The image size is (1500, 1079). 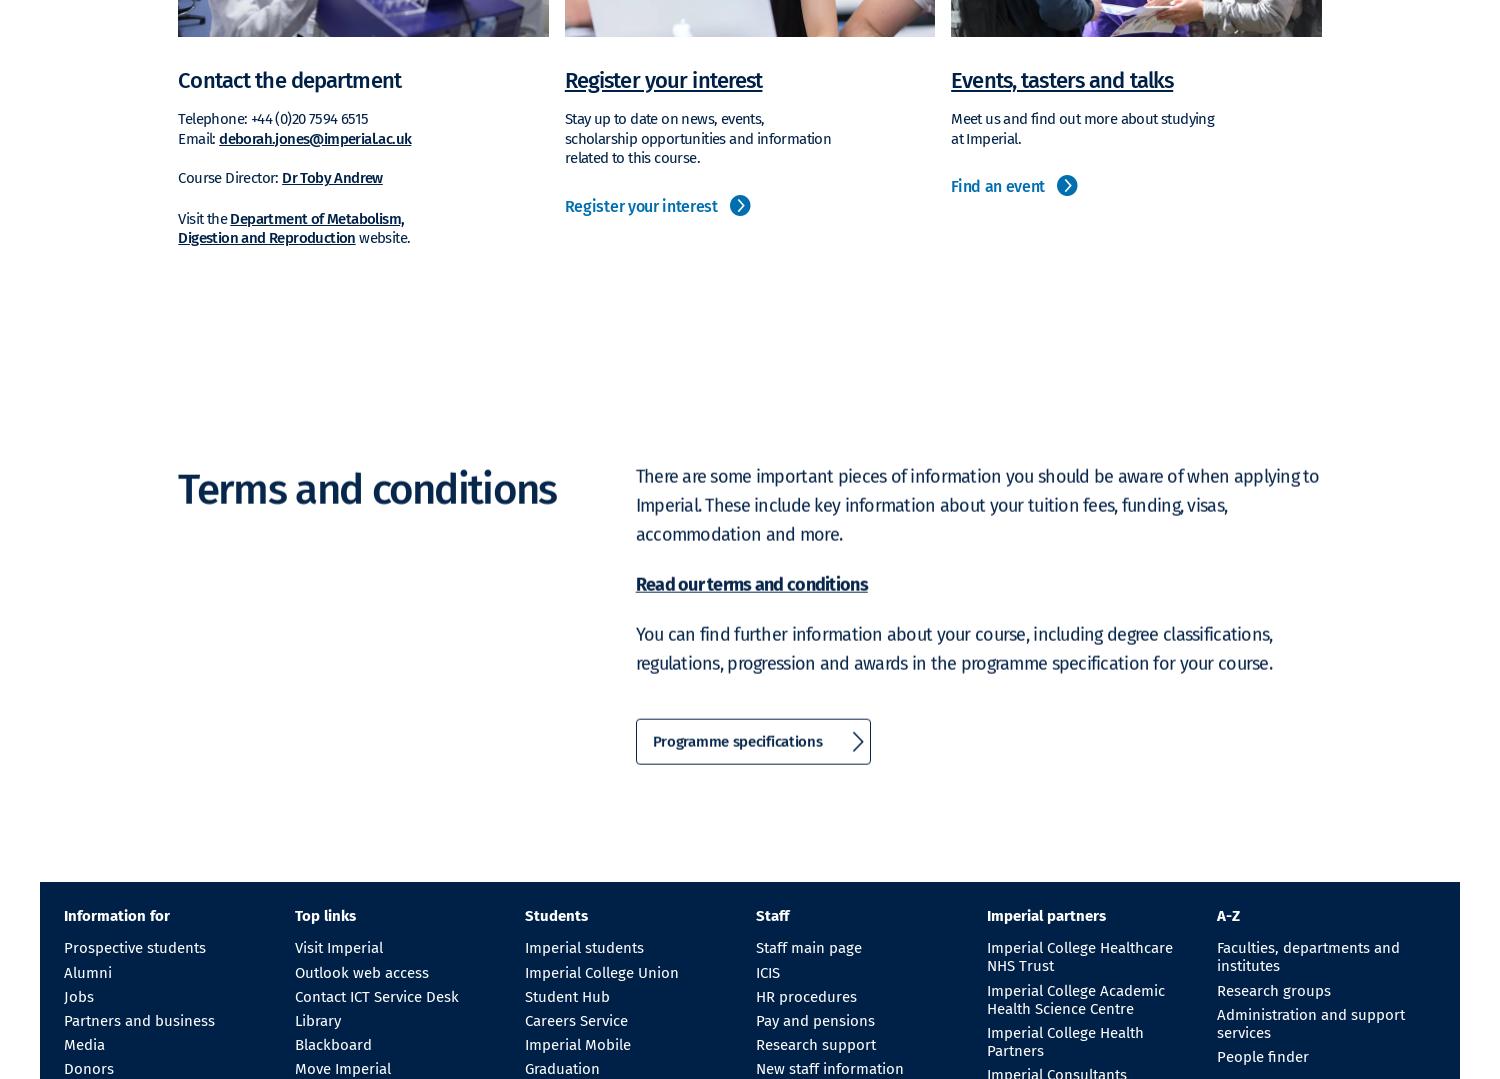 I want to click on 'Information for', so click(x=116, y=915).